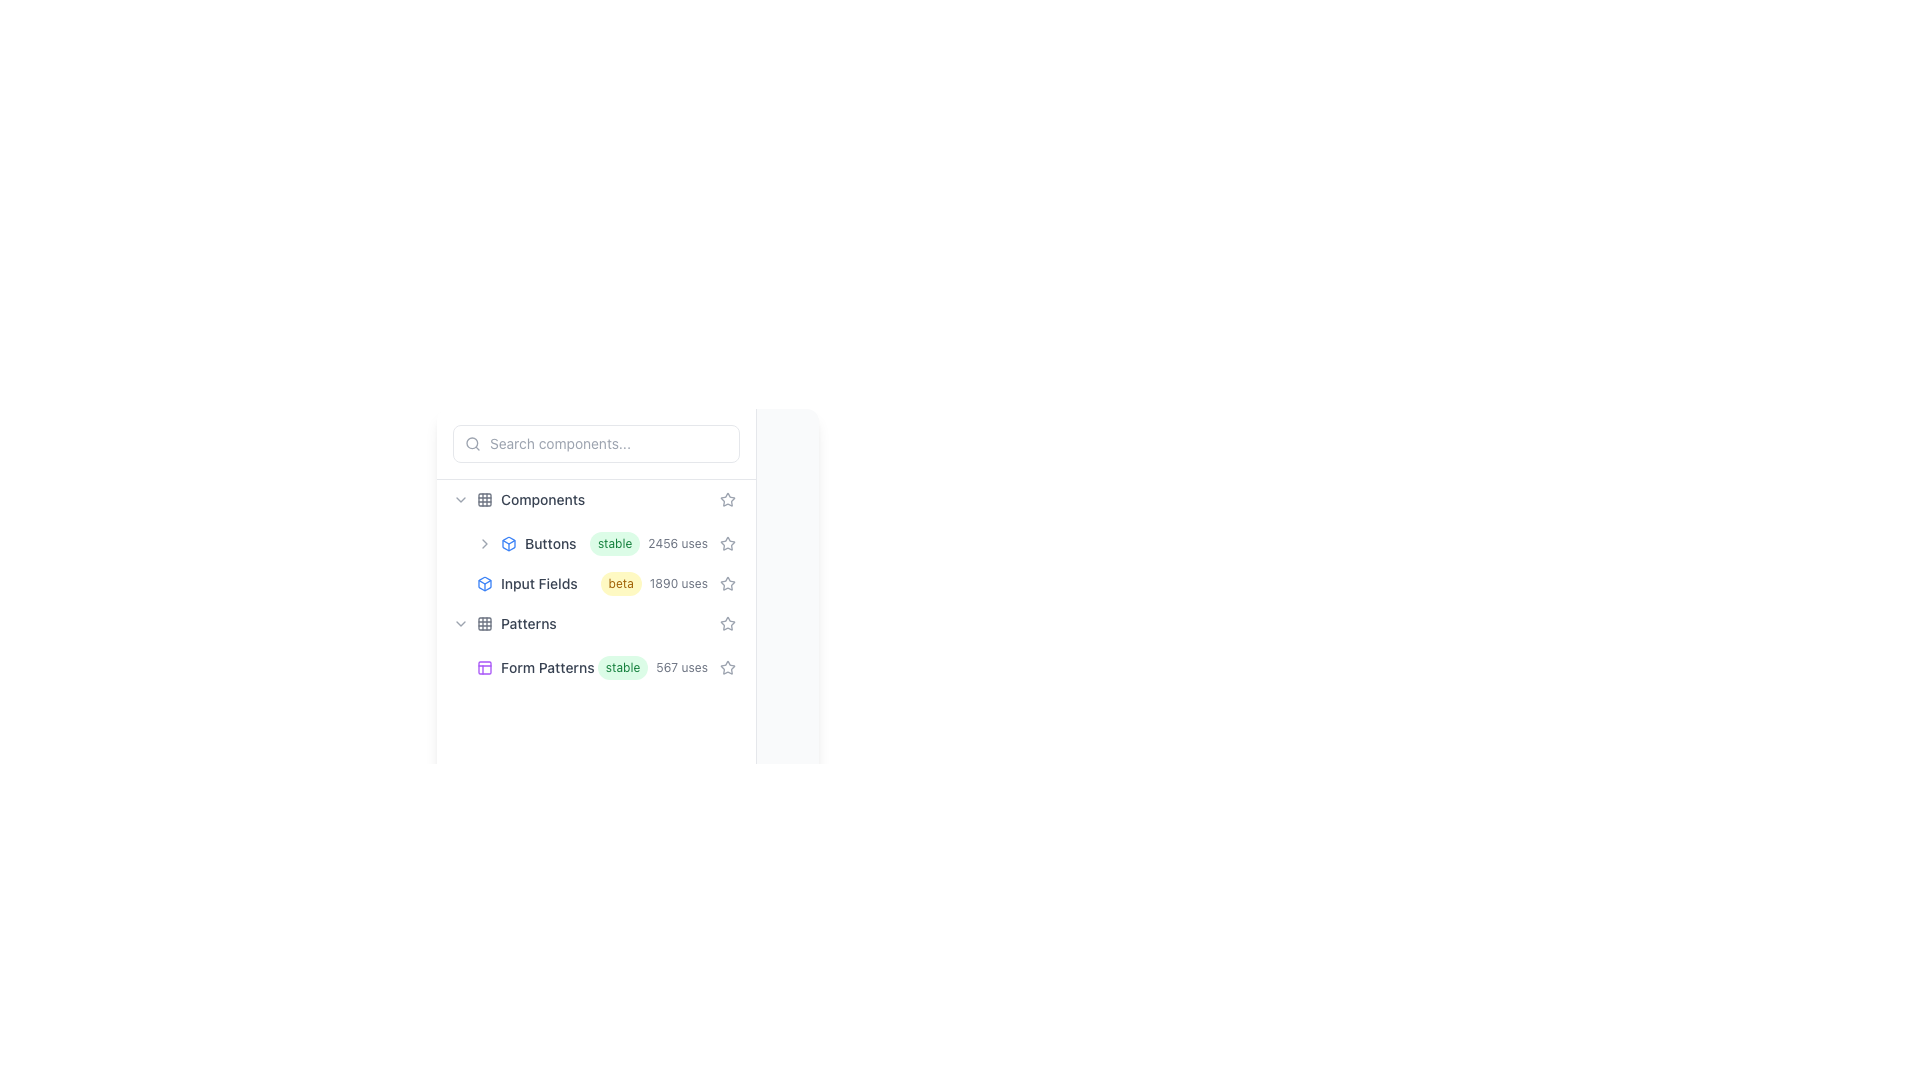  I want to click on the List Item under the 'Patterns' section, so click(595, 667).